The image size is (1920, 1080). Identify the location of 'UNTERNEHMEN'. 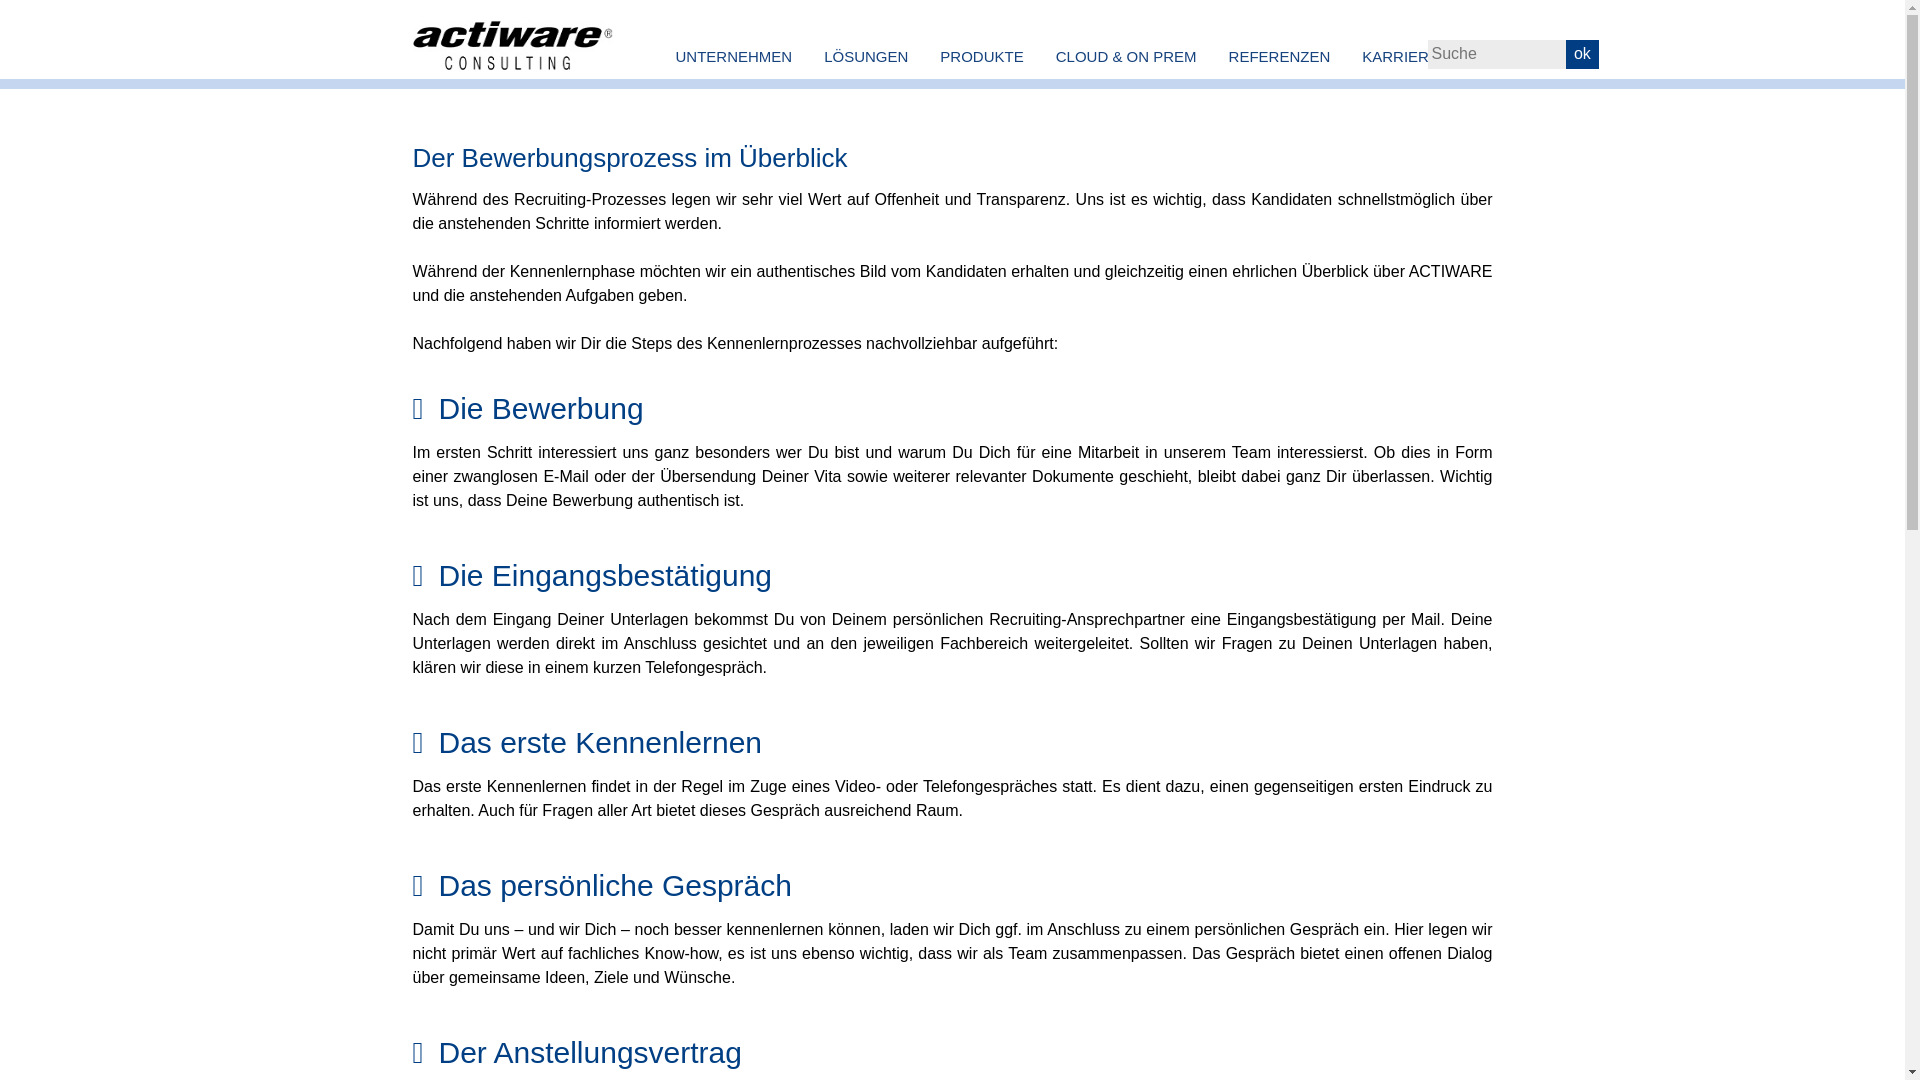
(733, 55).